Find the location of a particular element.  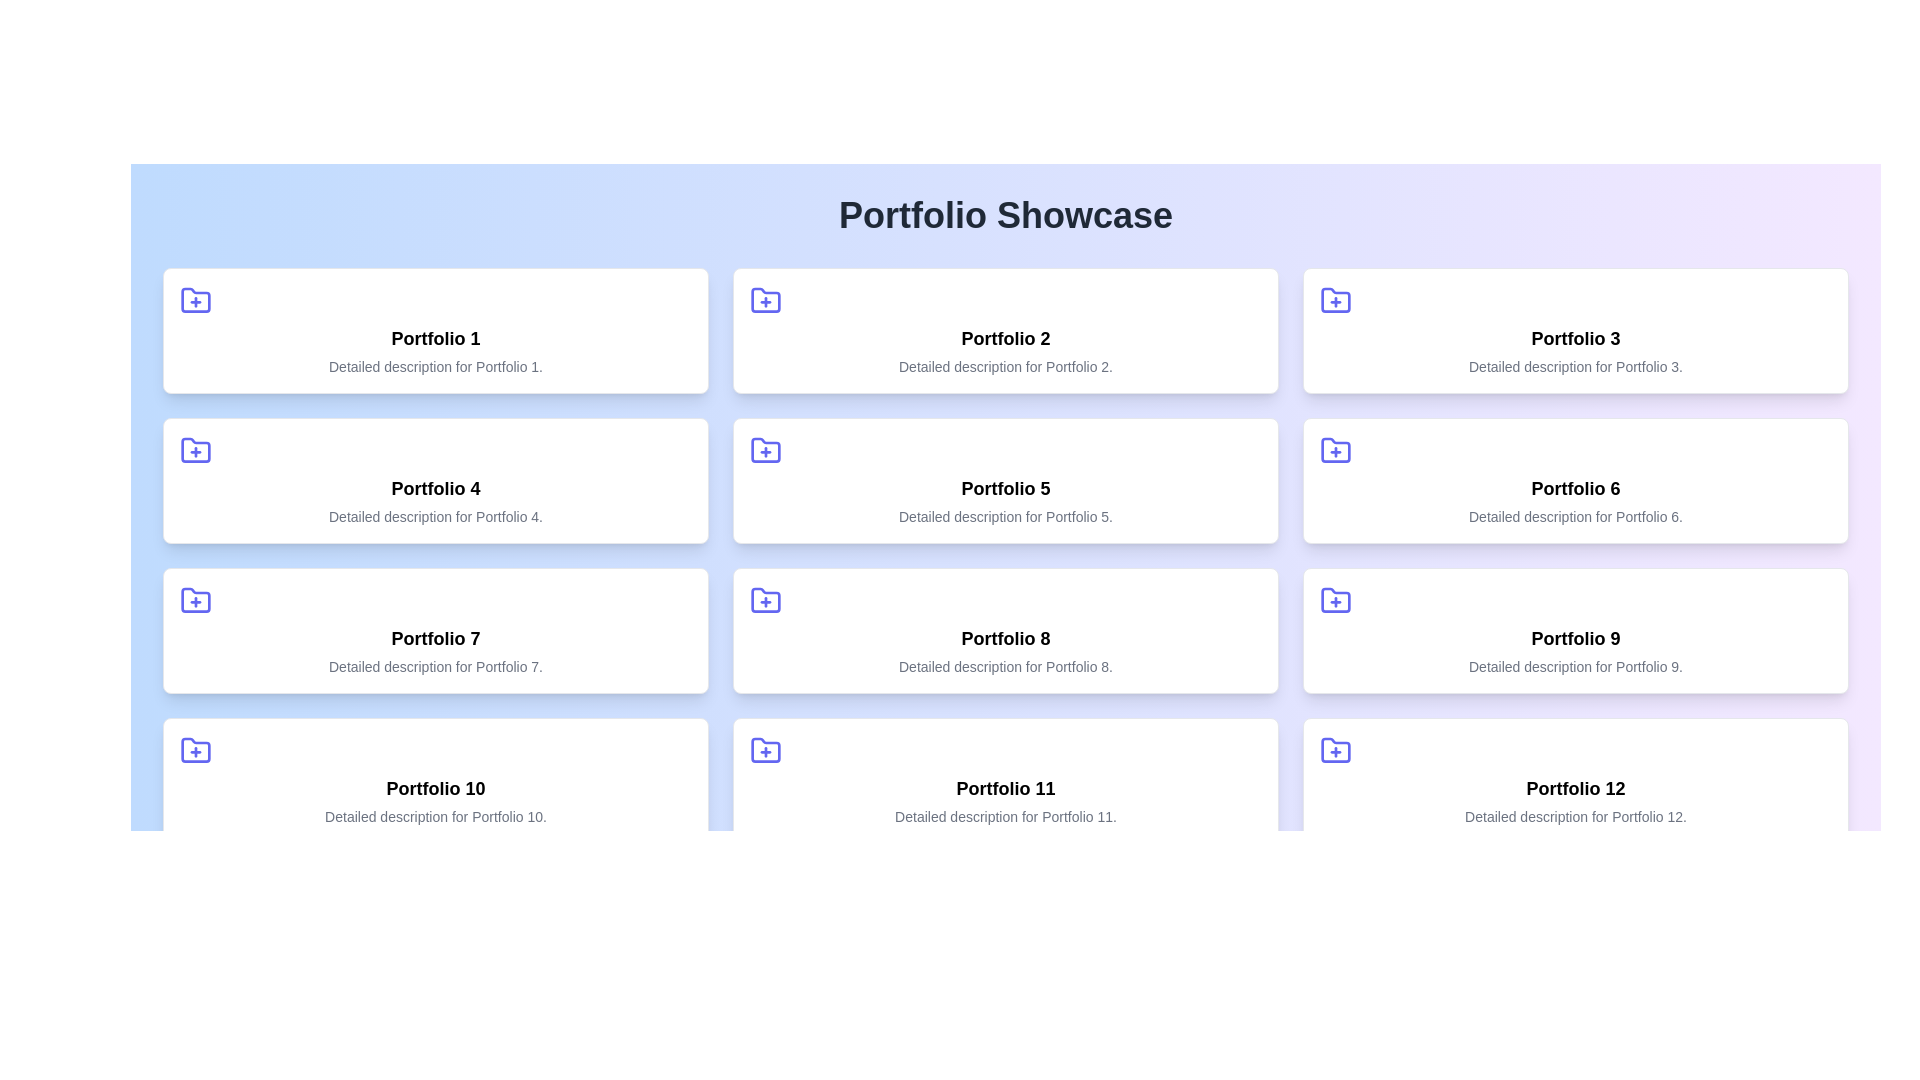

the static text element displaying 'Portfolio 1', which is prominently styled in bold and large font, located in the top-left corner of the first card in the grid layout is located at coordinates (435, 338).